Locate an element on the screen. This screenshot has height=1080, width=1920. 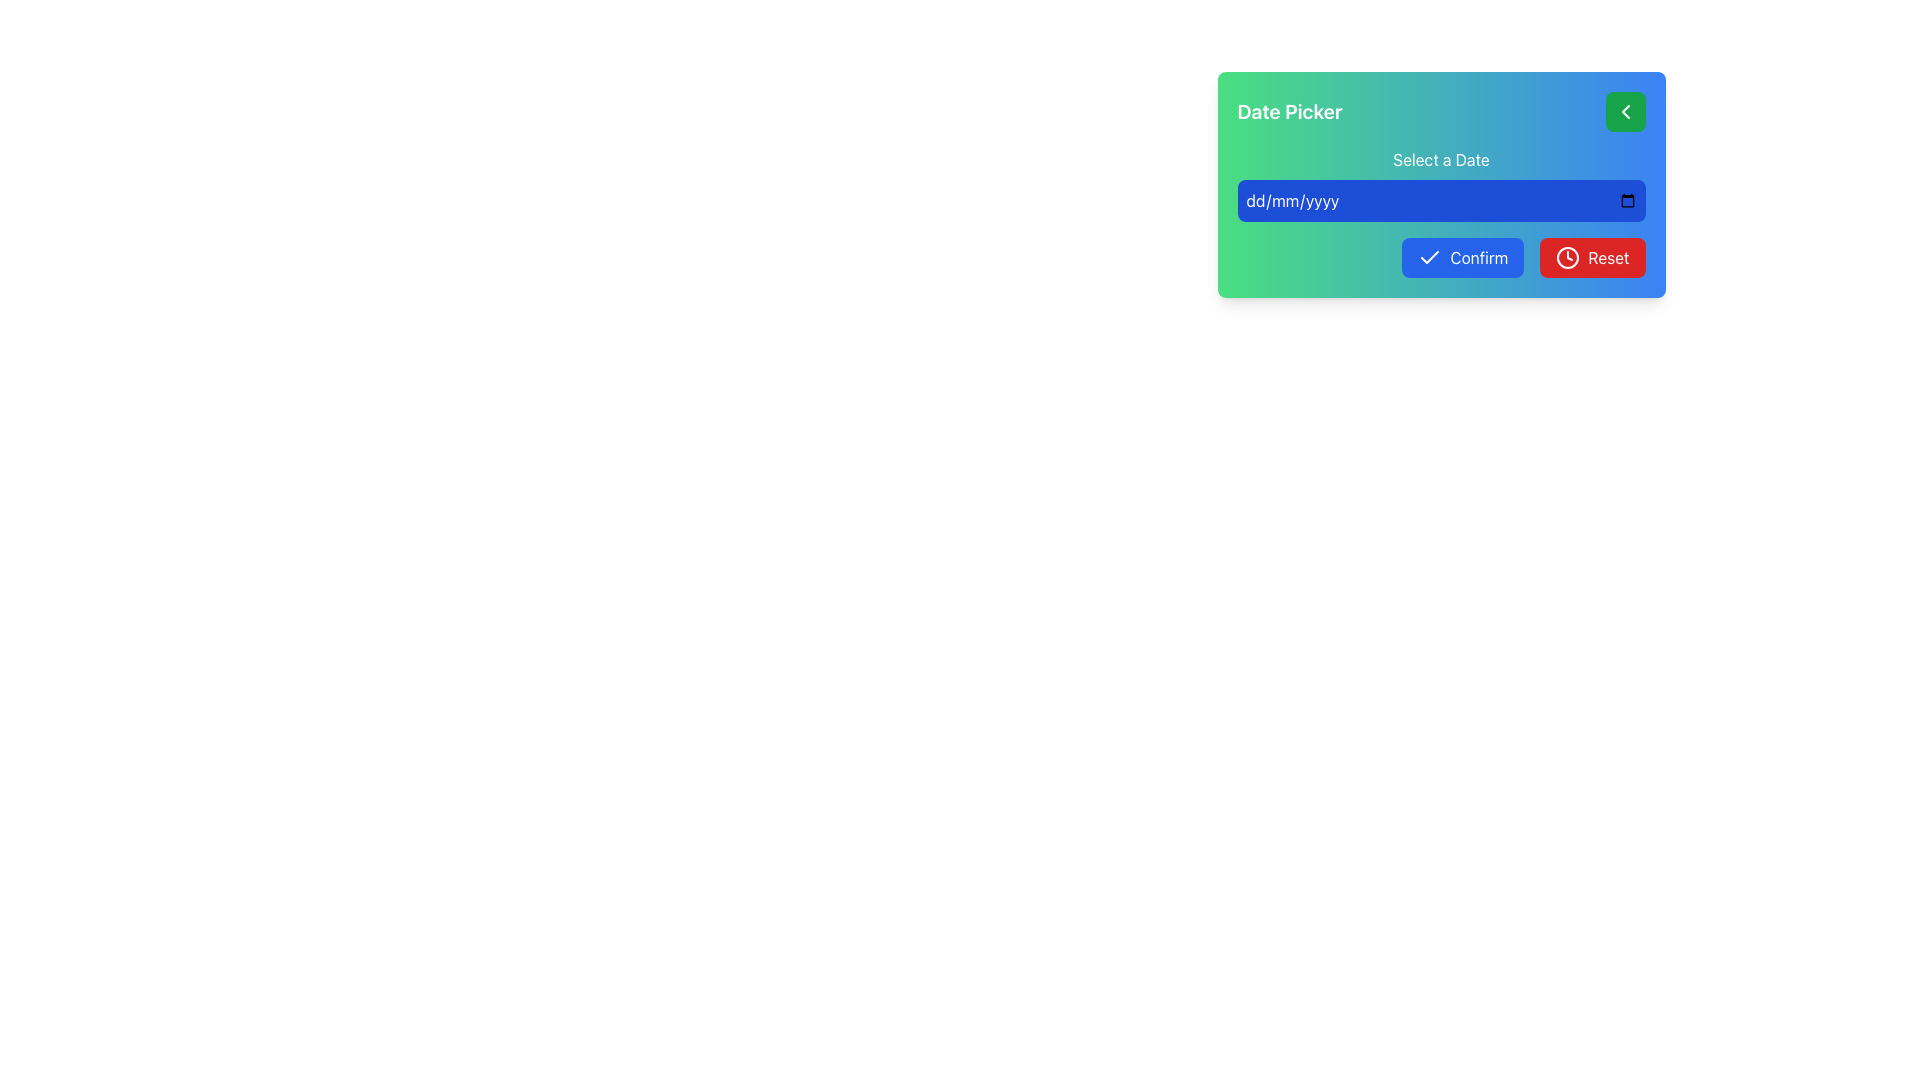
the left arrow icon located in the upper-right region of the interface within the green square of the date picker card is located at coordinates (1625, 111).